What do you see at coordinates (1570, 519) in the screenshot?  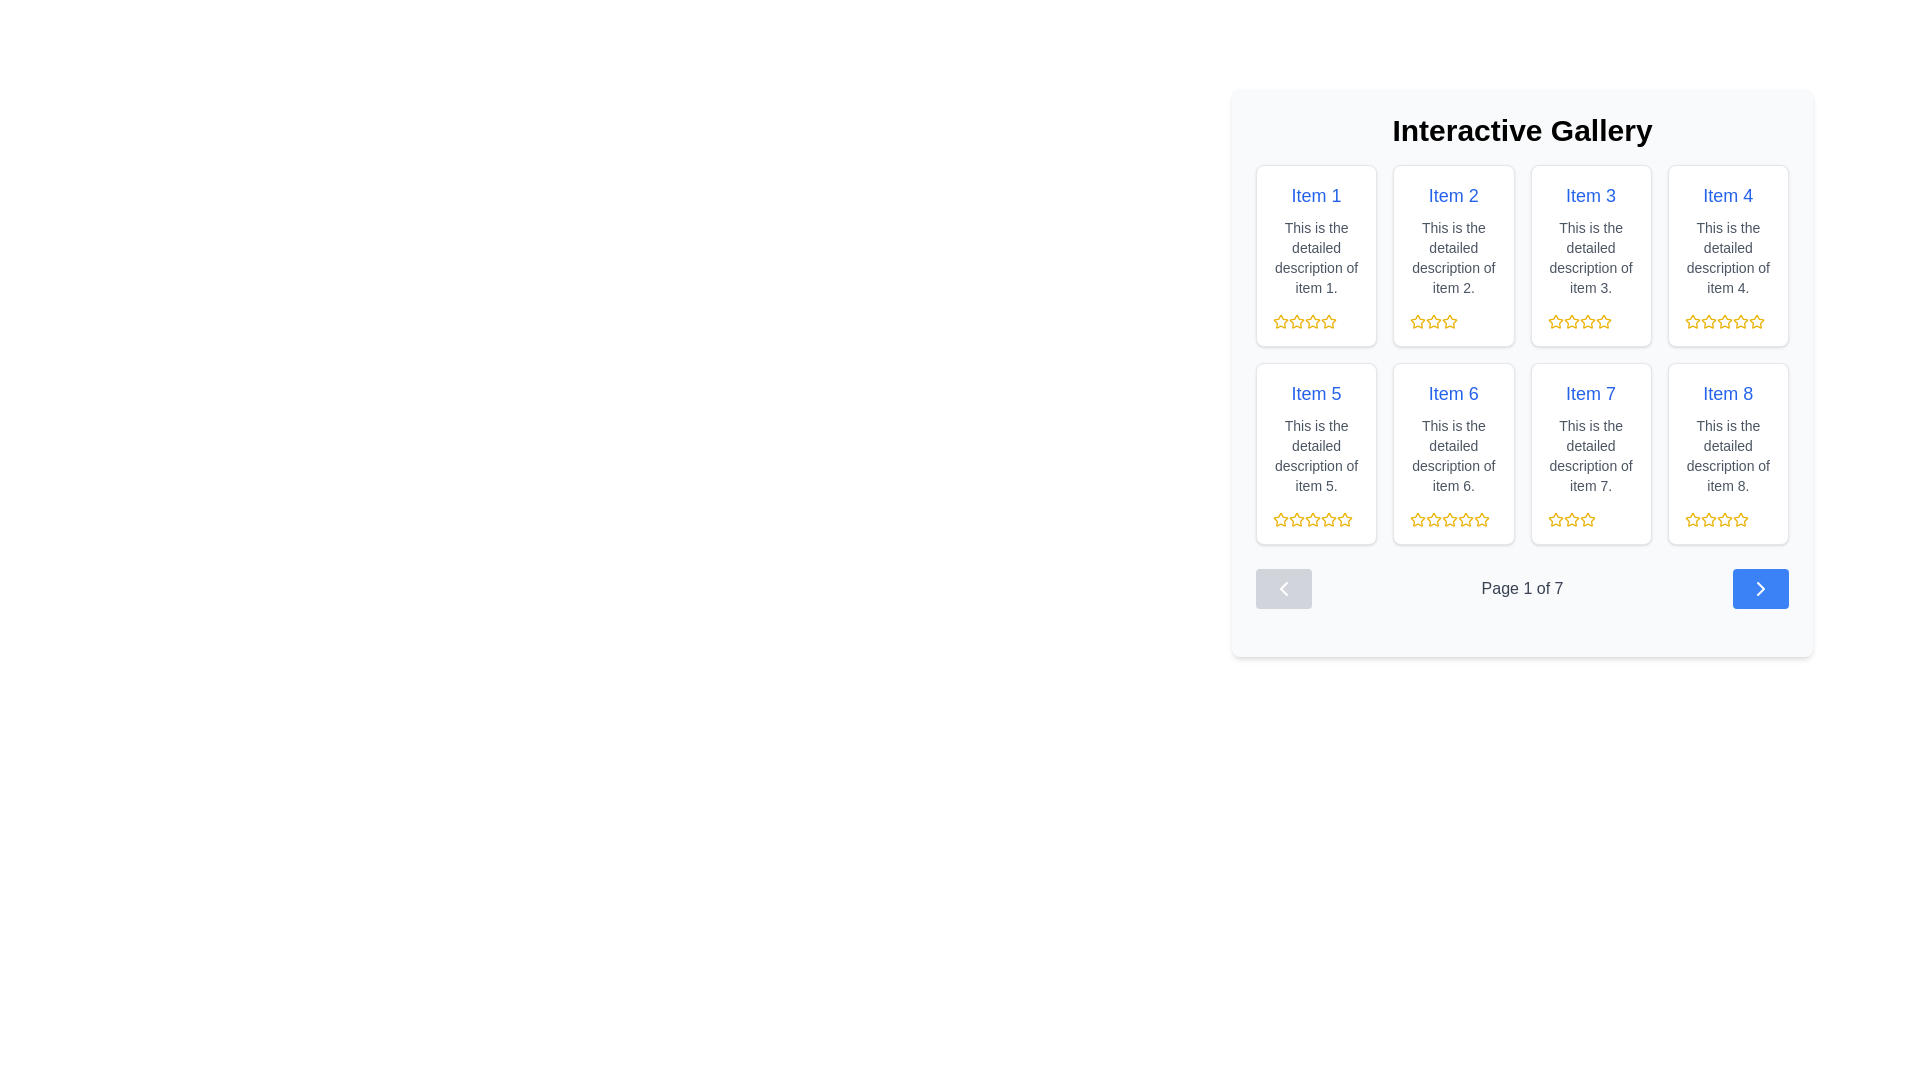 I see `the third star icon in the rating system below Item 7 to provide a rating` at bounding box center [1570, 519].